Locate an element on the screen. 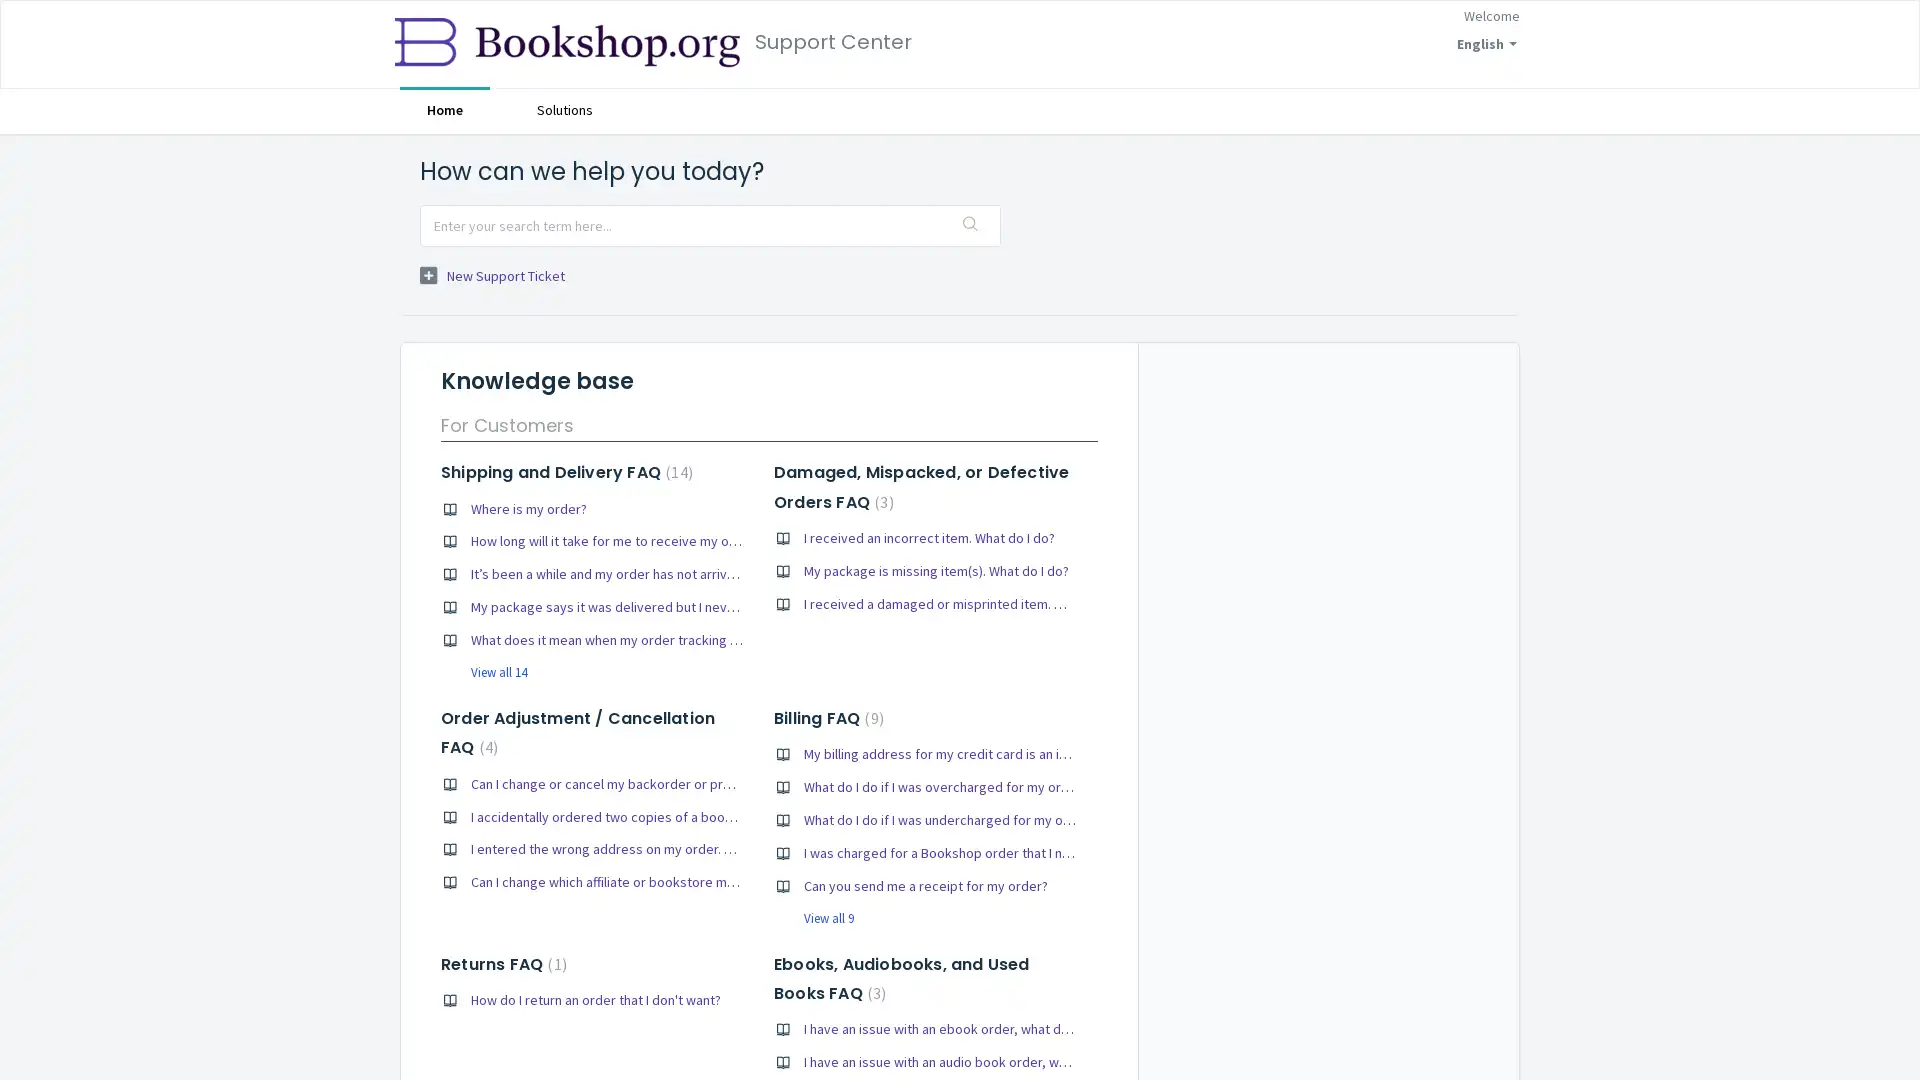 The image size is (1920, 1080). Search is located at coordinates (969, 225).